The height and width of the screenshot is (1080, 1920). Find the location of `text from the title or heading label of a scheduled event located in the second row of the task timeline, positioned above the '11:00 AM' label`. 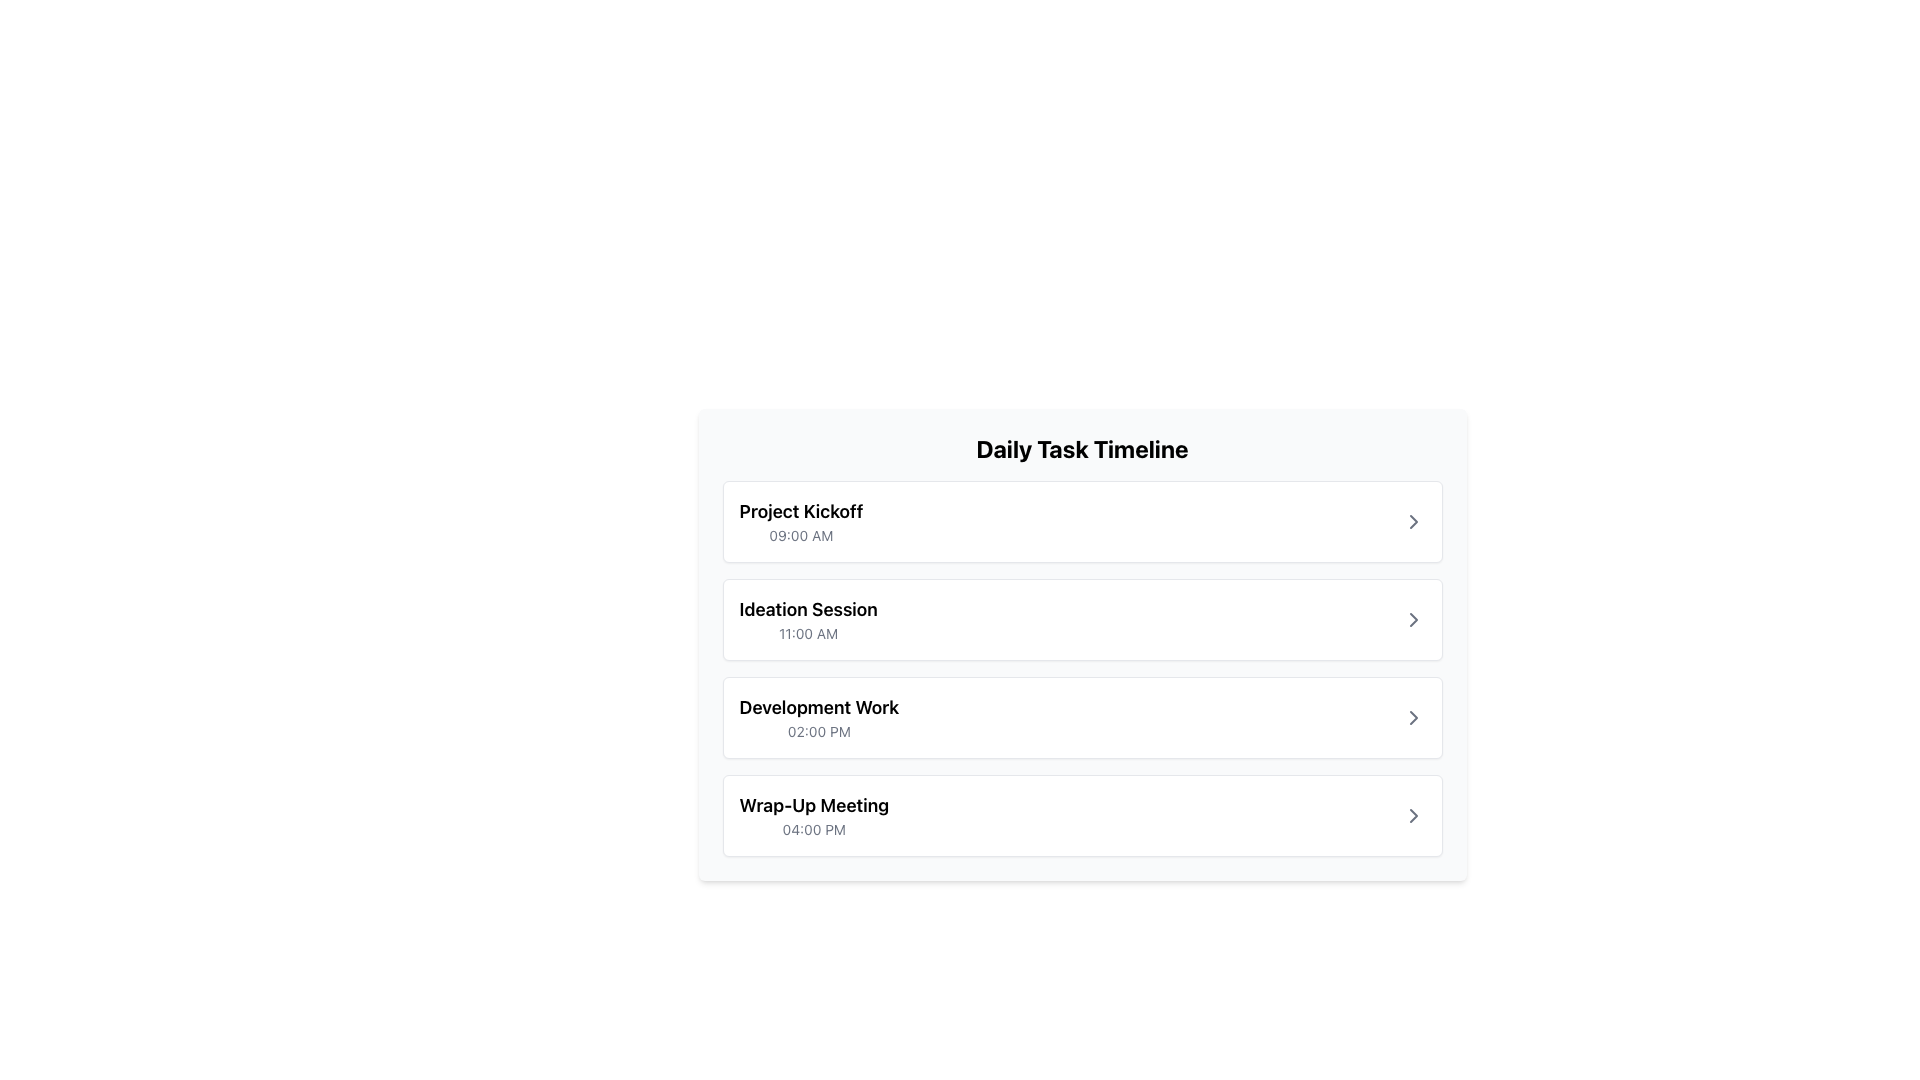

text from the title or heading label of a scheduled event located in the second row of the task timeline, positioned above the '11:00 AM' label is located at coordinates (808, 608).